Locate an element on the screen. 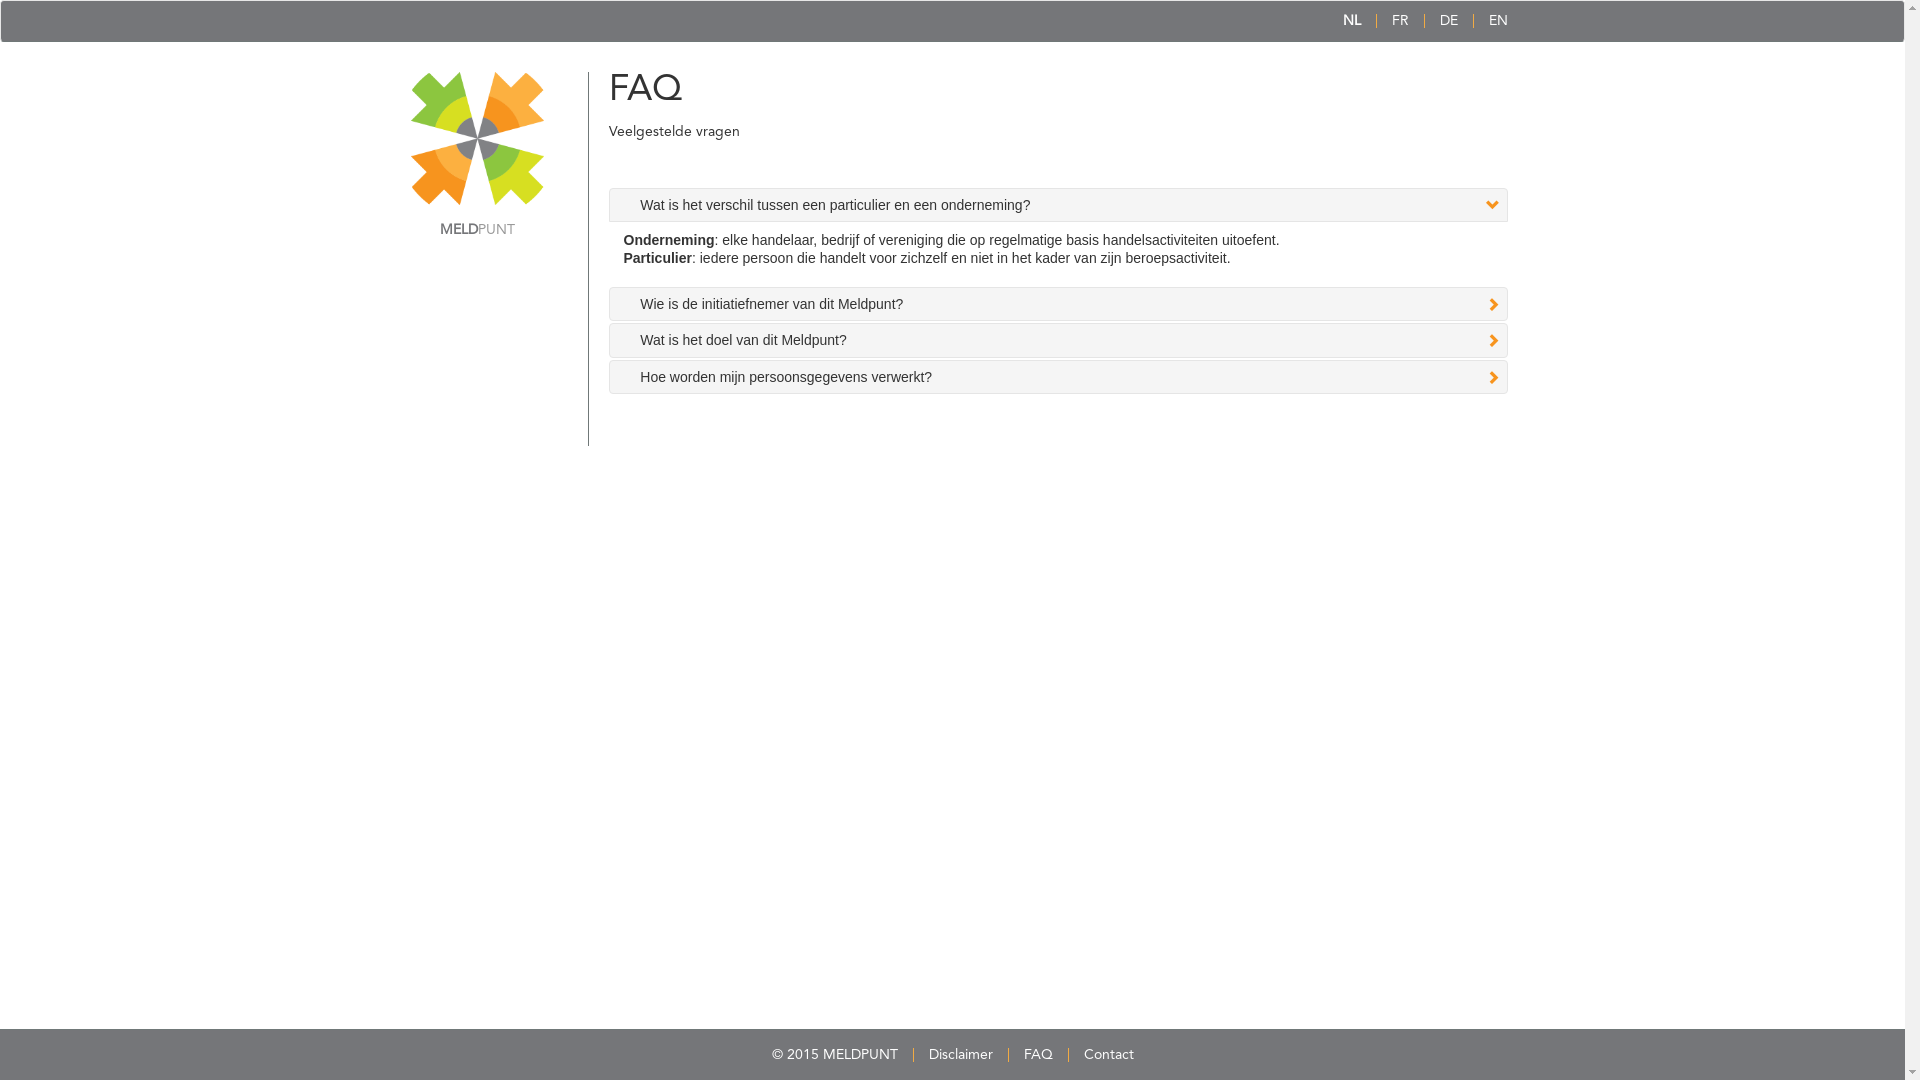  'NL' is located at coordinates (1350, 20).